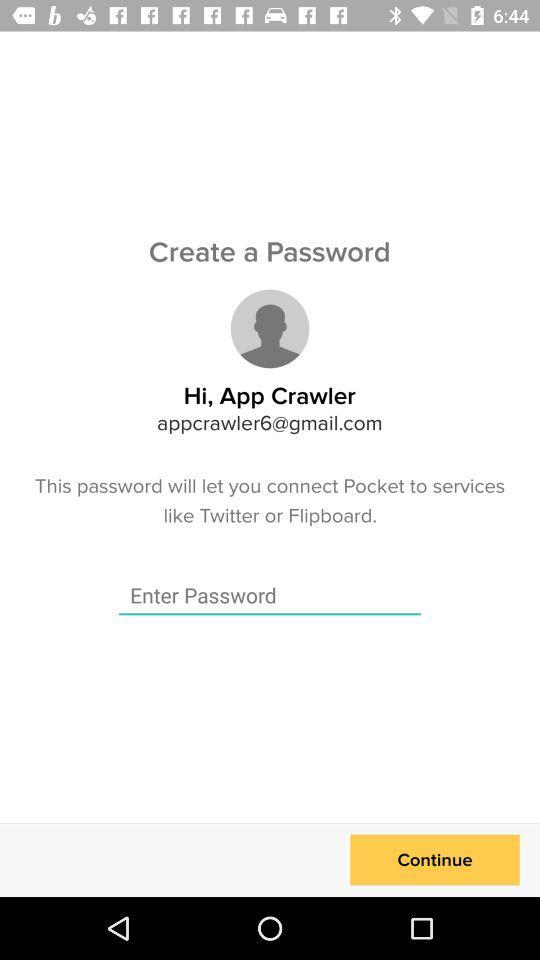 This screenshot has height=960, width=540. Describe the element at coordinates (434, 859) in the screenshot. I see `the continue icon` at that location.